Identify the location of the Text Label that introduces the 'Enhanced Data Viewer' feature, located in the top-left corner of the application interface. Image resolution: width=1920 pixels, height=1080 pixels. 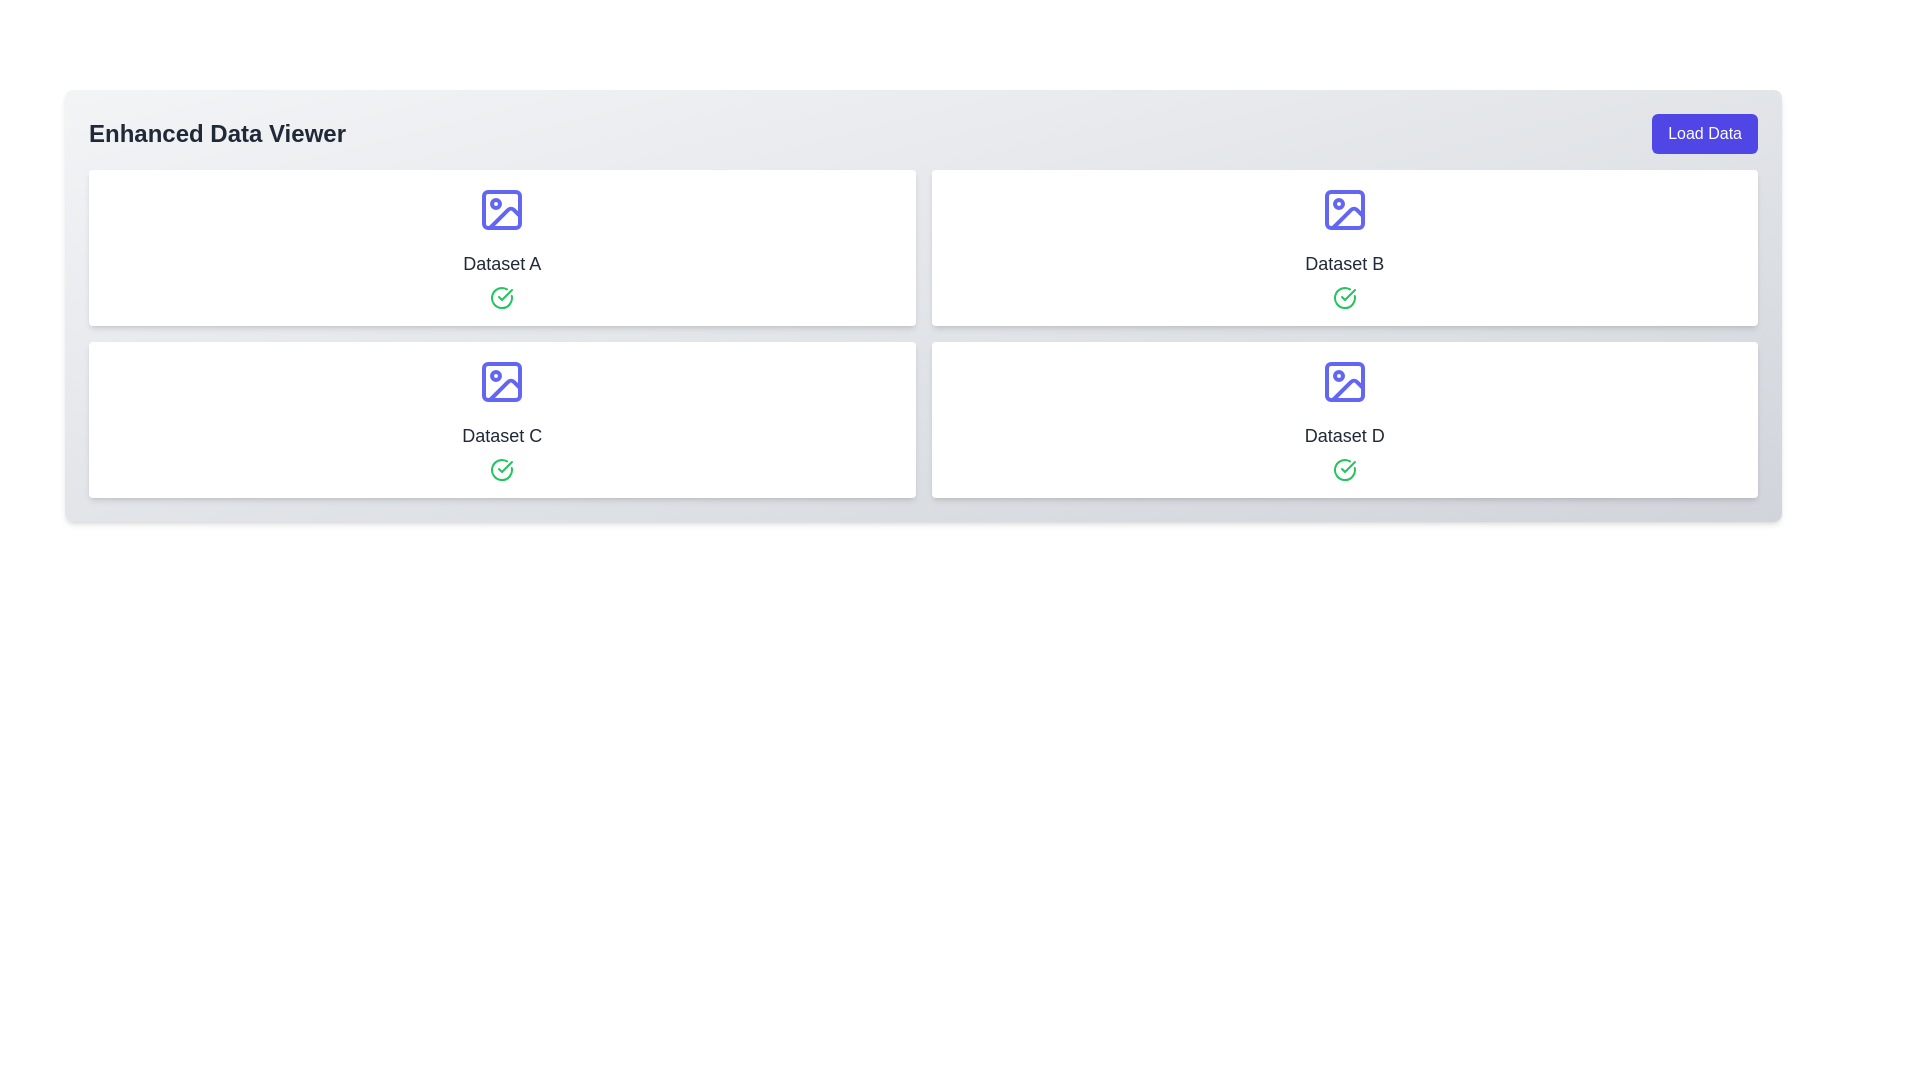
(217, 134).